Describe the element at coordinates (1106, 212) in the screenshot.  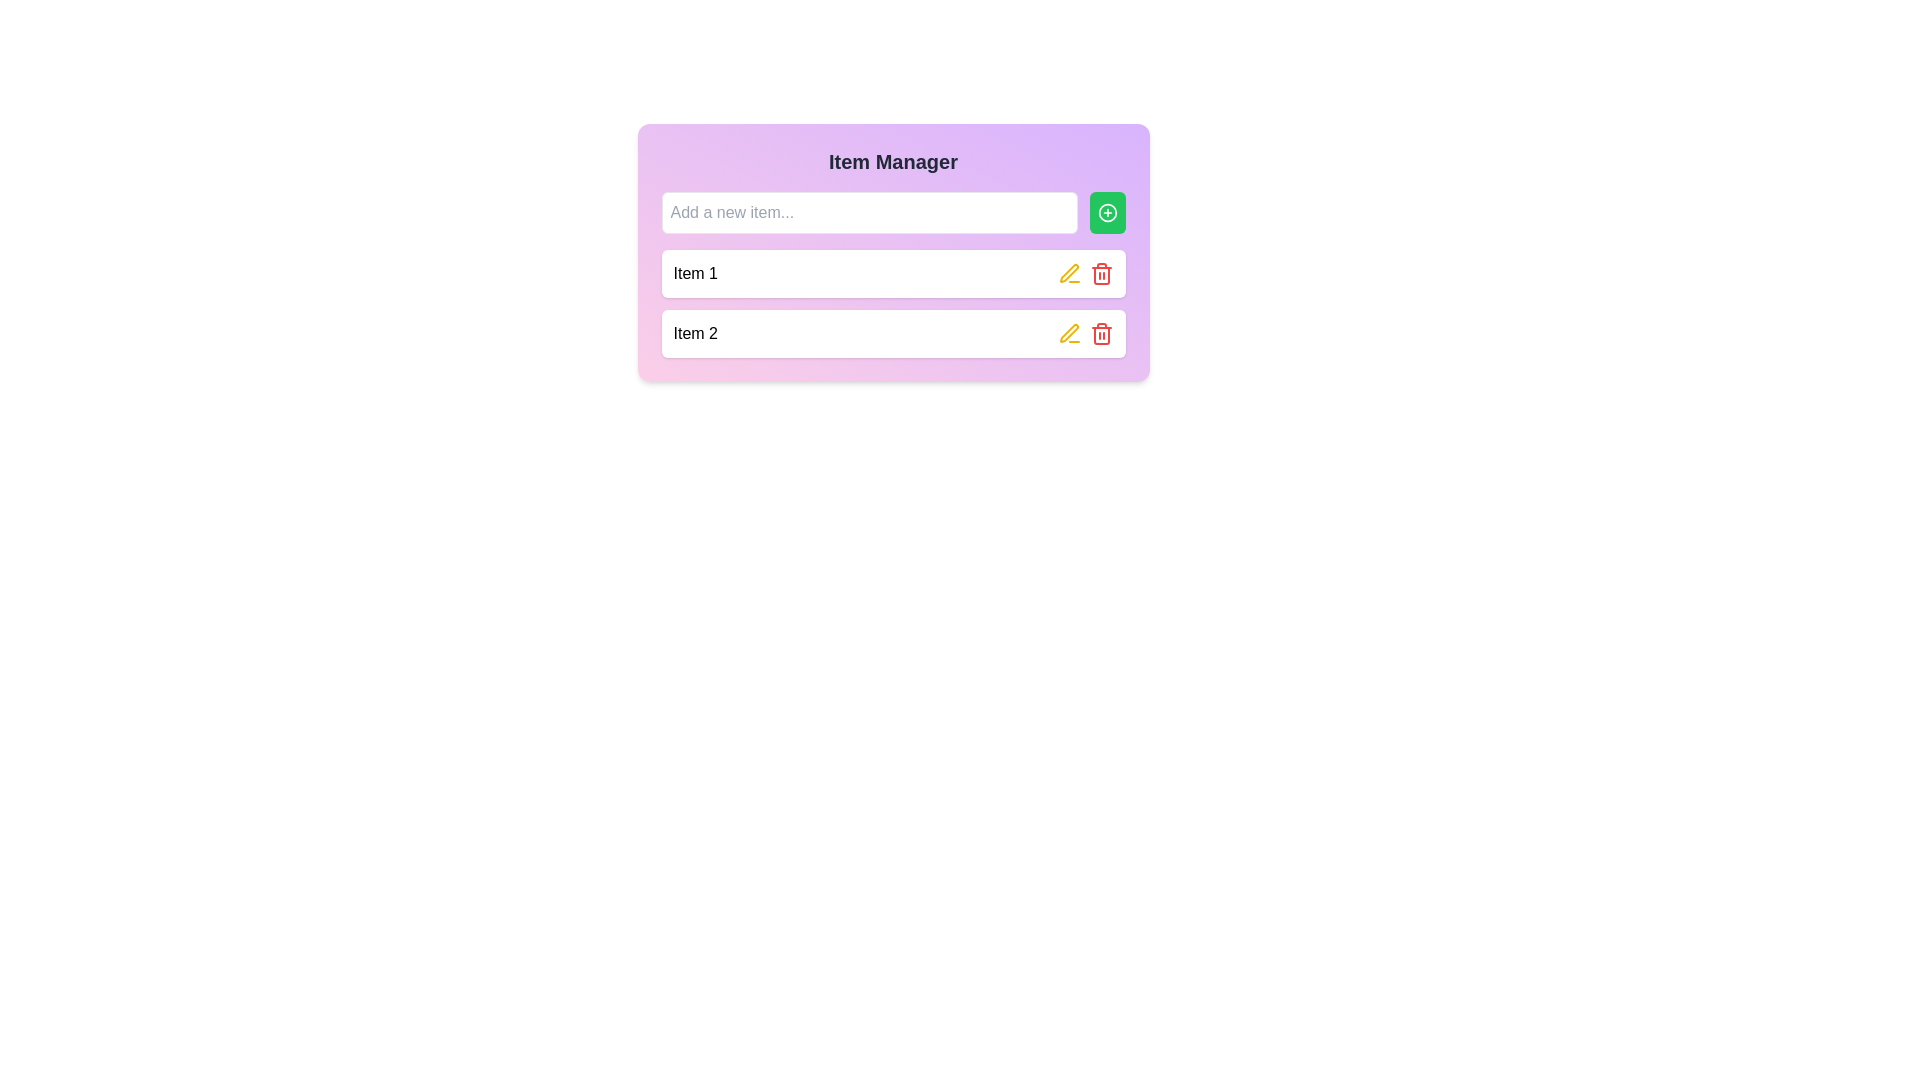
I see `the green circular button with a white cross icon located at the right end of the input field labeled 'Add a new item...'` at that location.